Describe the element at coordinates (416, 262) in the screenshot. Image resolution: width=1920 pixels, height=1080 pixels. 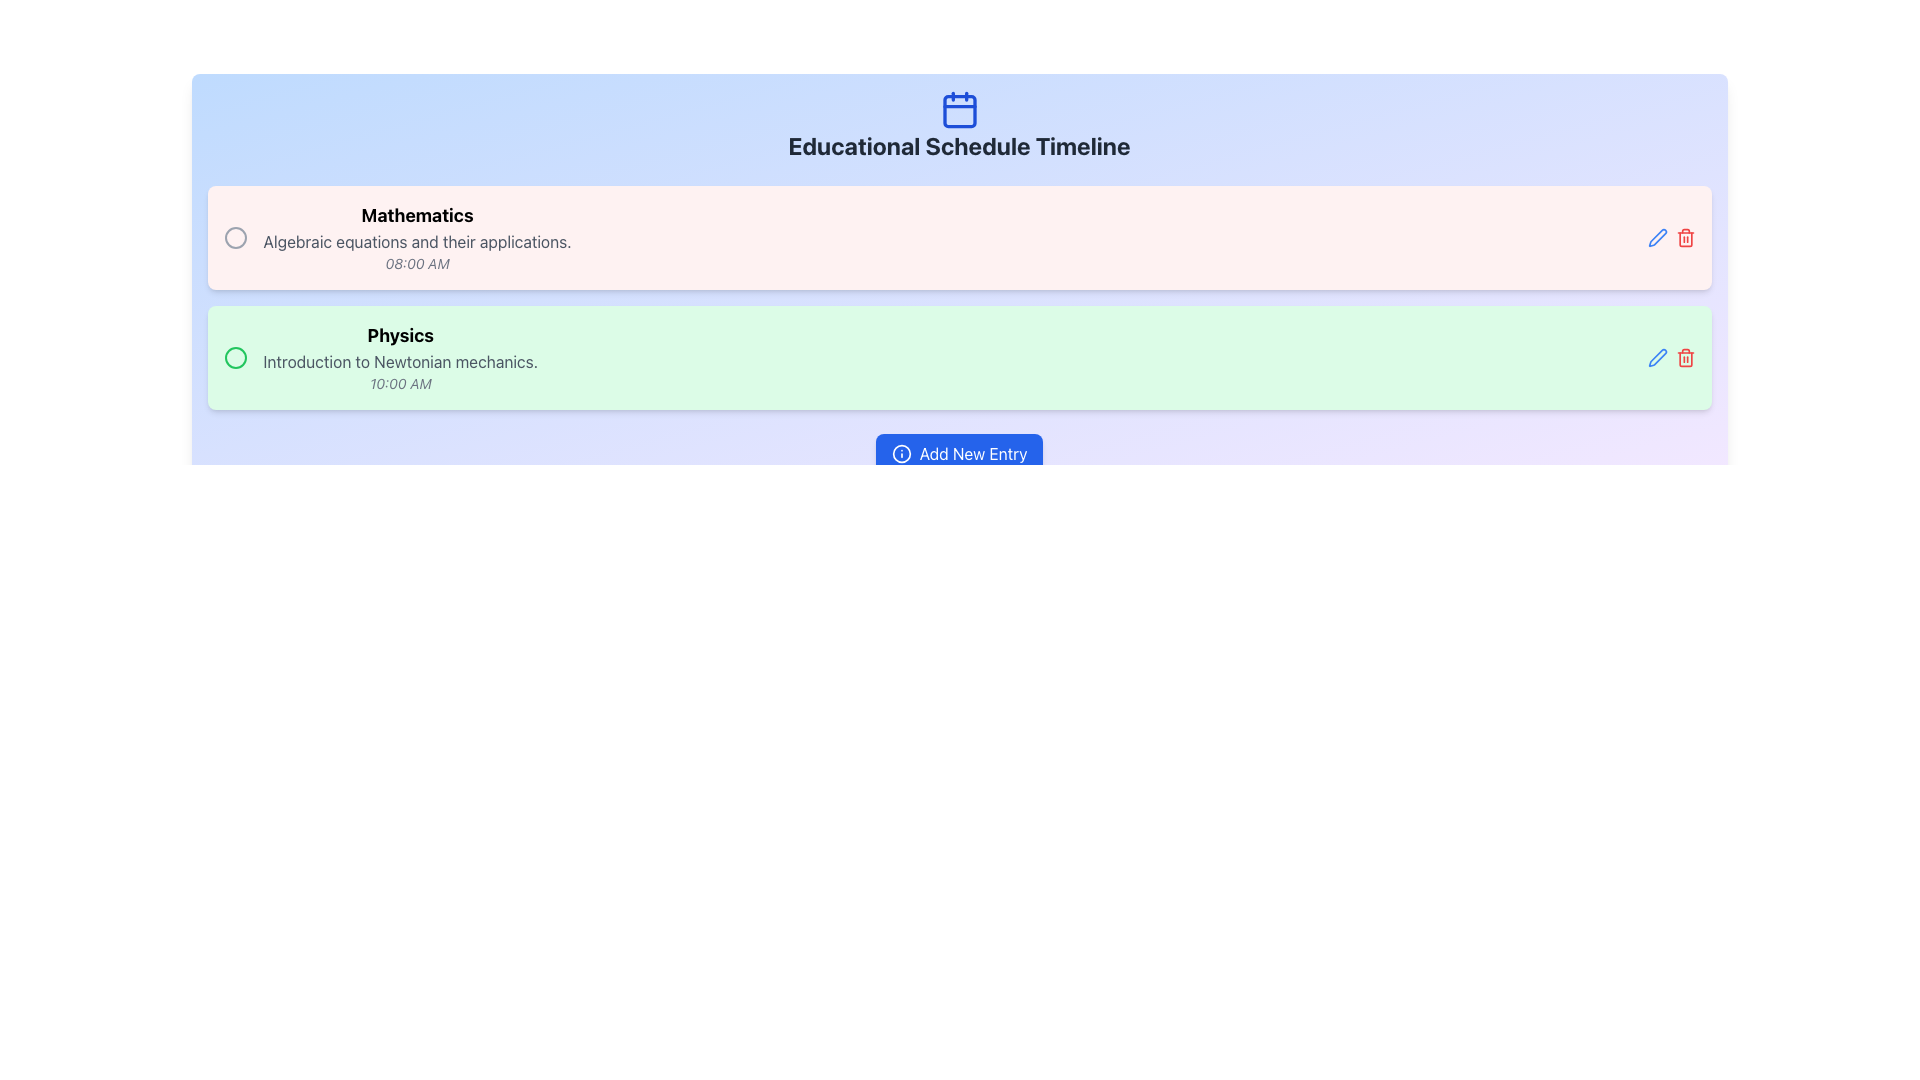
I see `the text label indicating the scheduled time for the 'Mathematics' entry in the educational schedule timeline, which is positioned below the description text 'Algebraic equations and their applications.'` at that location.